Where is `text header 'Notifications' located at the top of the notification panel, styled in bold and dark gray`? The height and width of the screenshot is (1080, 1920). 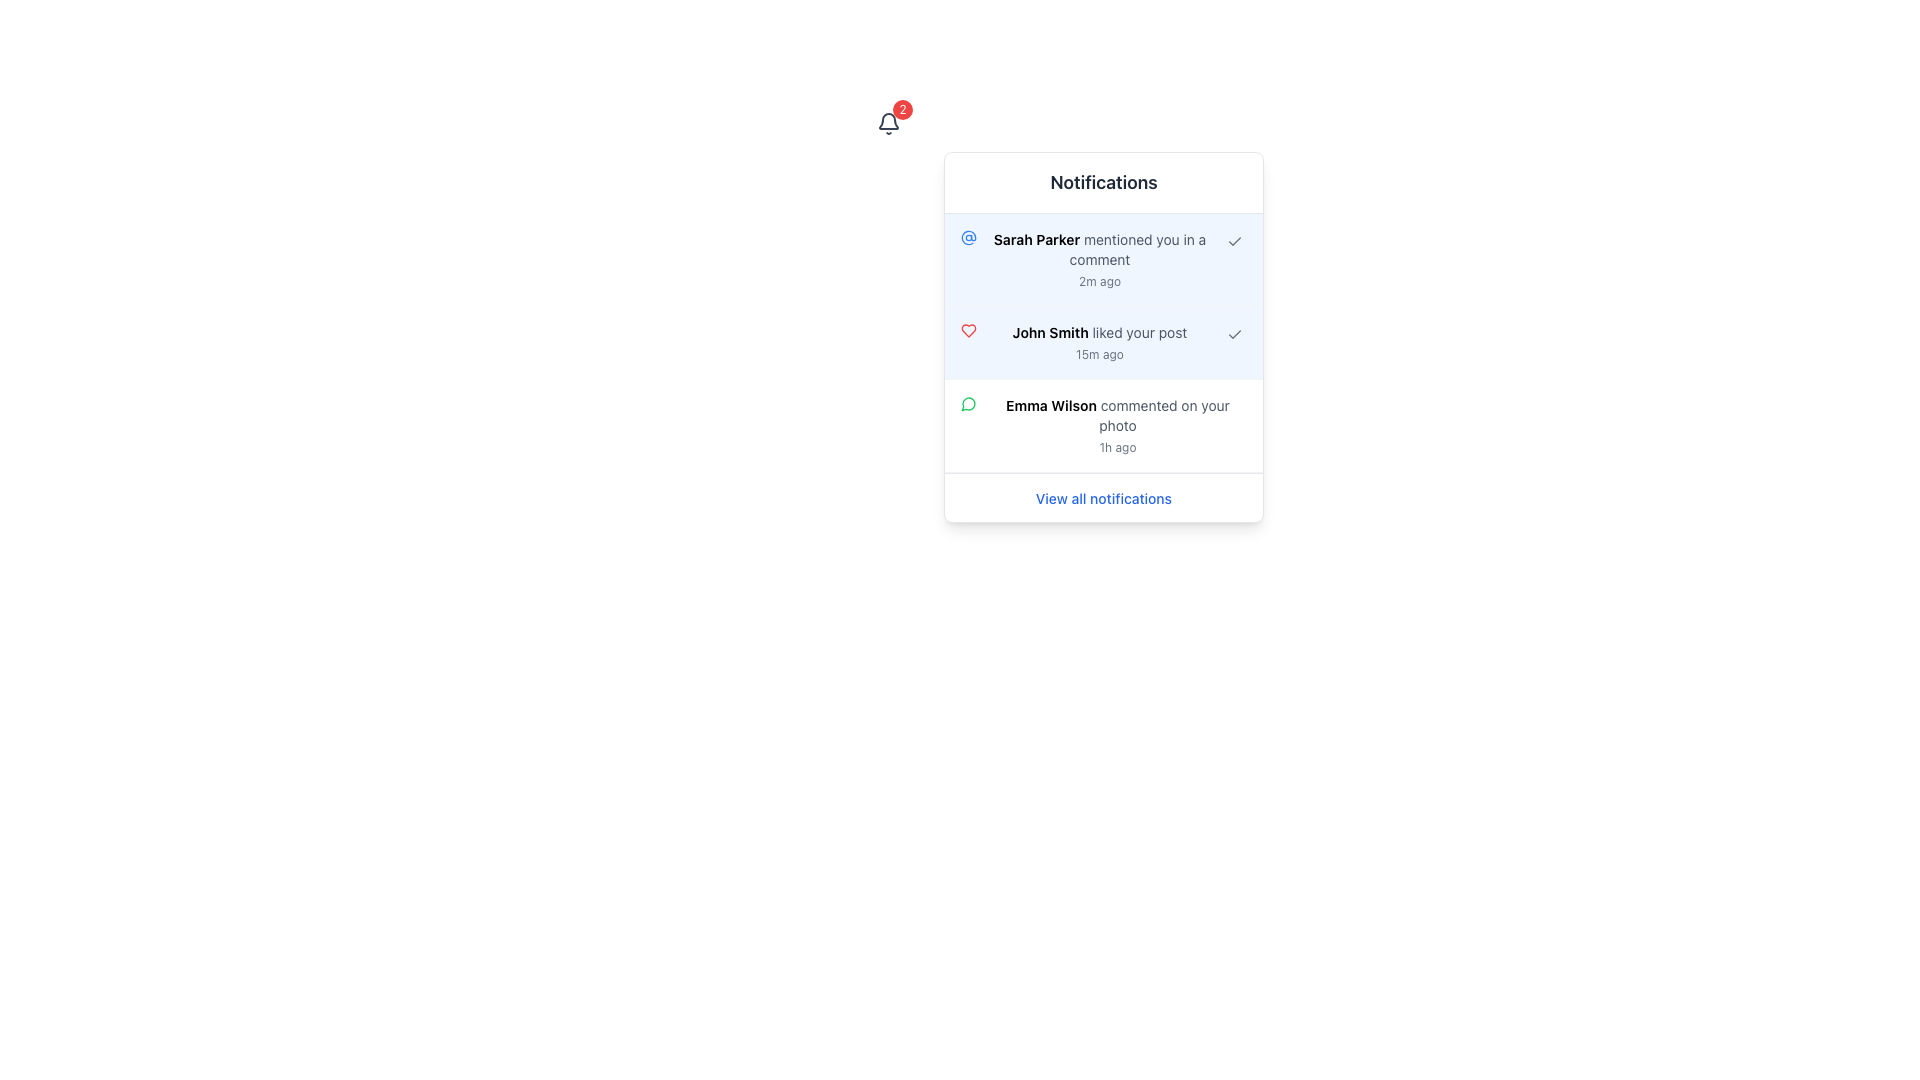 text header 'Notifications' located at the top of the notification panel, styled in bold and dark gray is located at coordinates (1103, 183).